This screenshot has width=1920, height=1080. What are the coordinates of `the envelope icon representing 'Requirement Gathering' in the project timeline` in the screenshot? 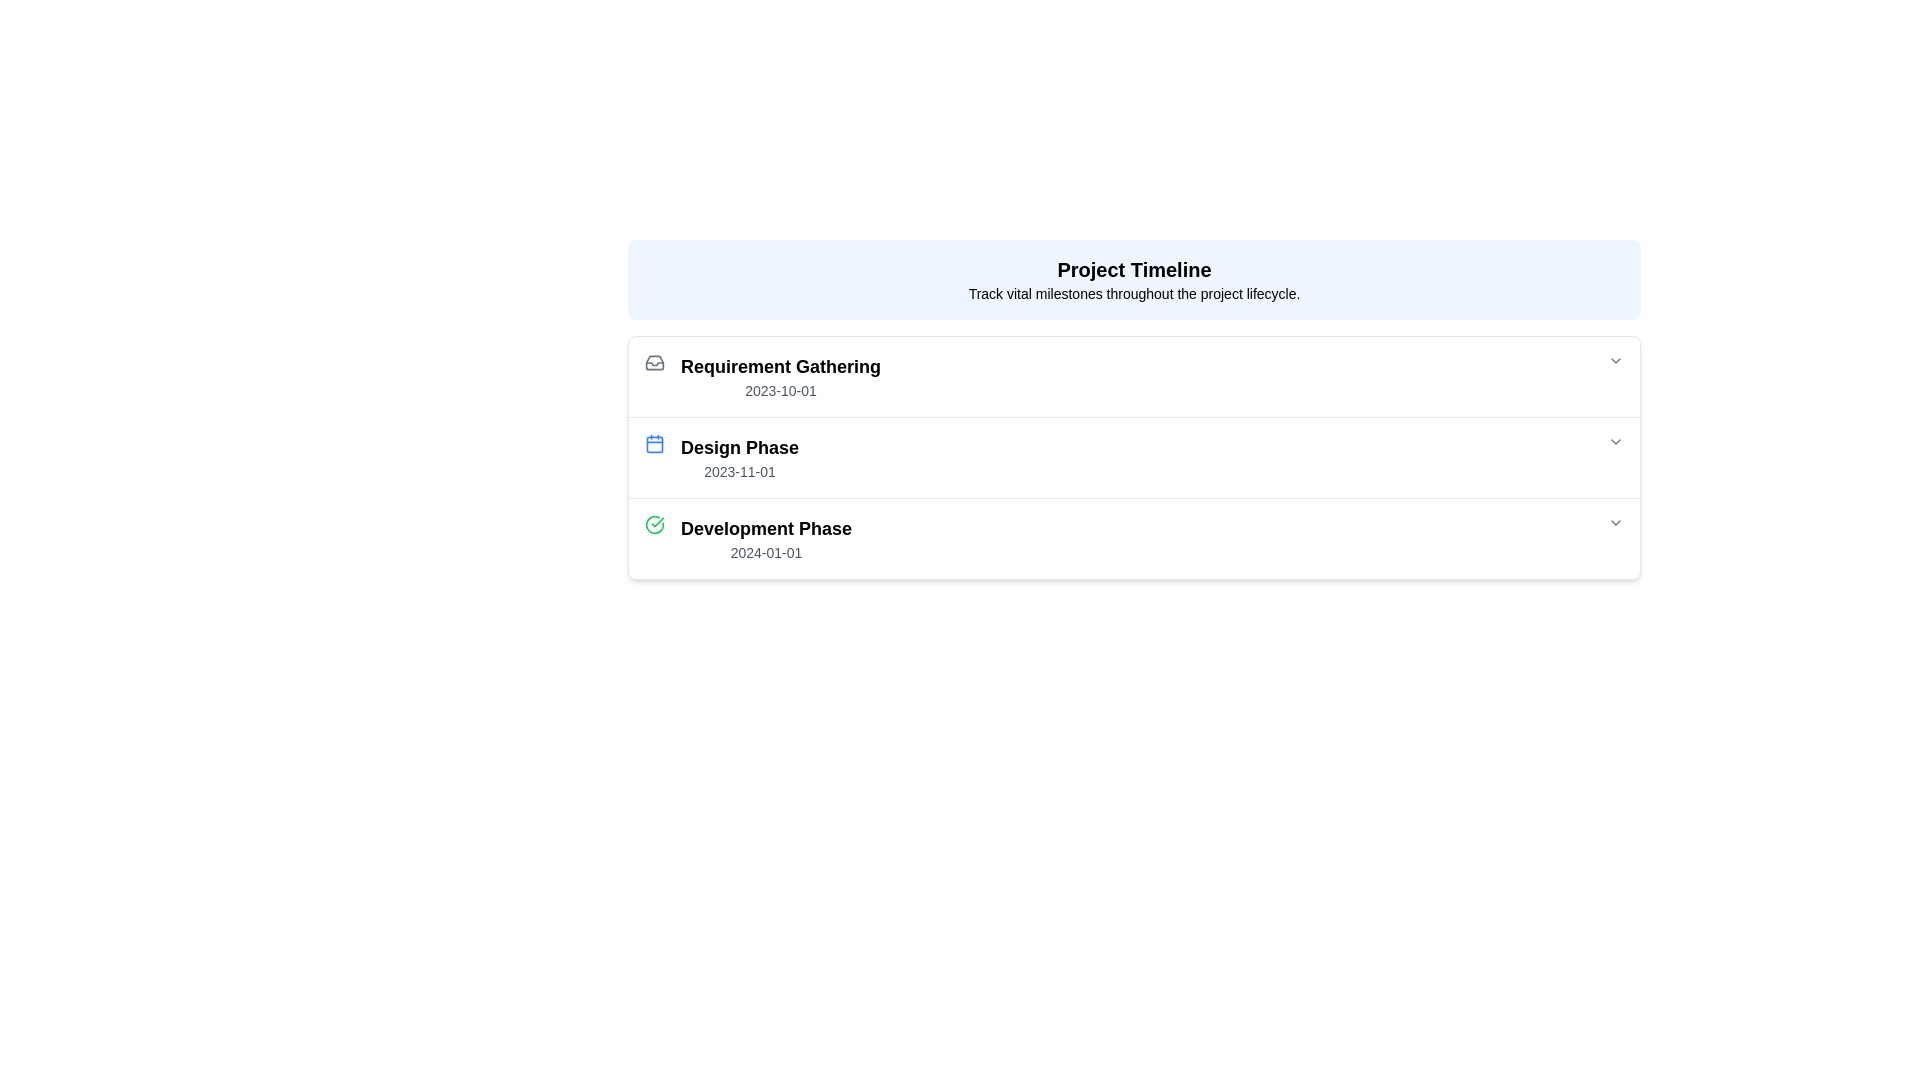 It's located at (654, 362).